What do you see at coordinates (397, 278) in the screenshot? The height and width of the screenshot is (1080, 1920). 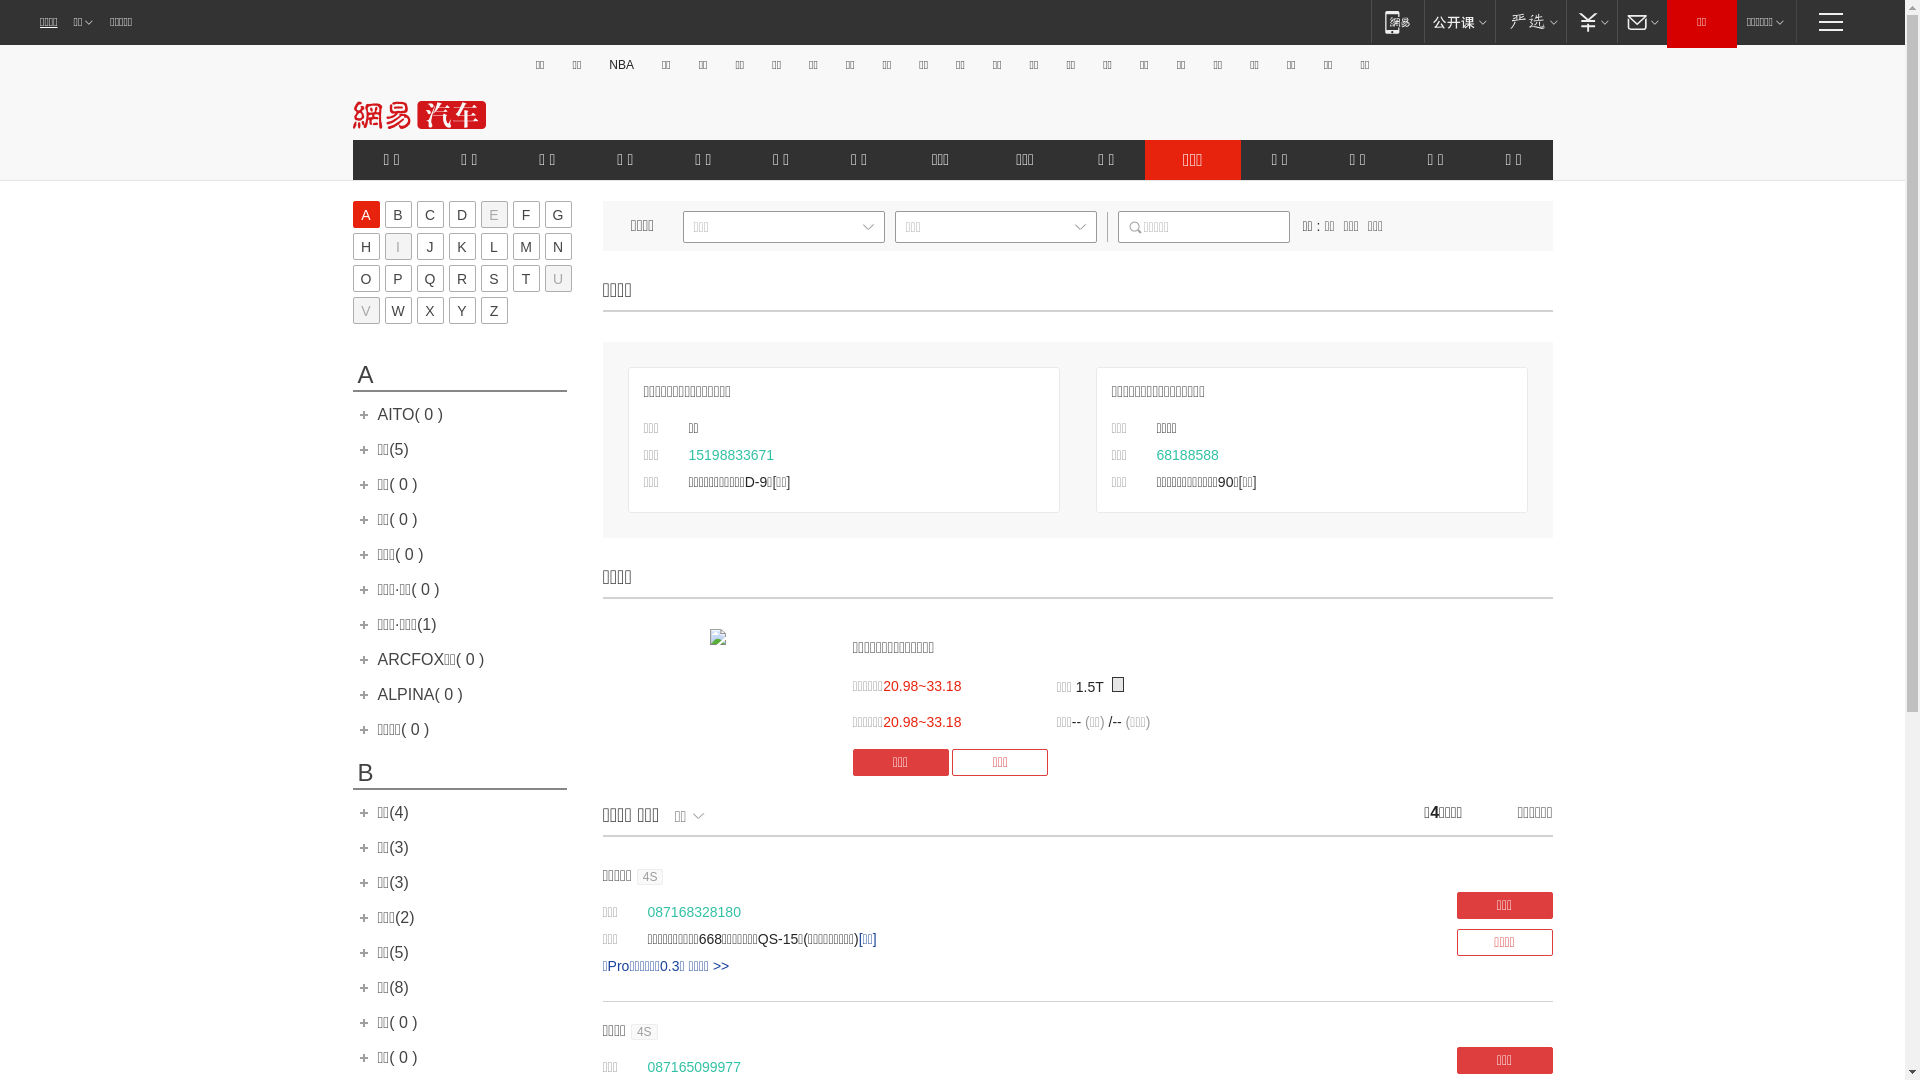 I see `'P'` at bounding box center [397, 278].